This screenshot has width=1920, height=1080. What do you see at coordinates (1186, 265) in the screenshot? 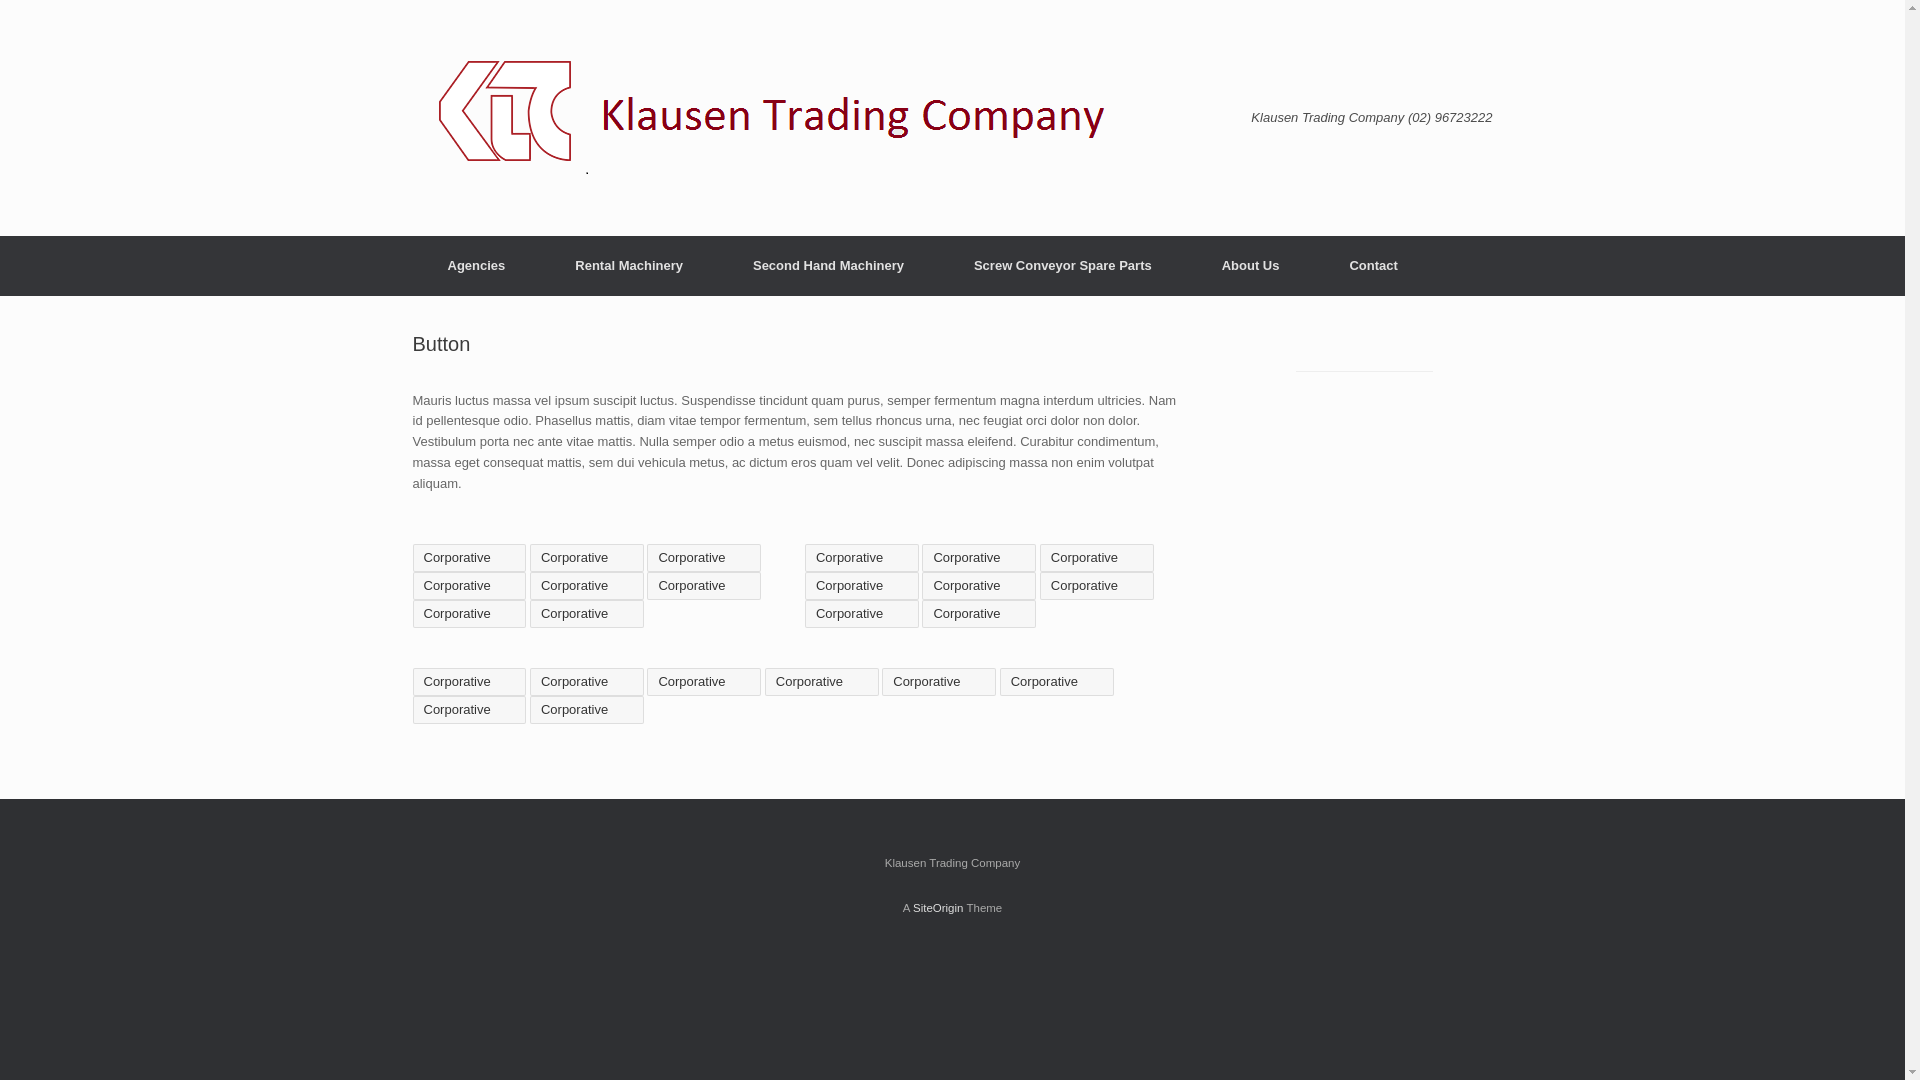
I see `'About Us'` at bounding box center [1186, 265].